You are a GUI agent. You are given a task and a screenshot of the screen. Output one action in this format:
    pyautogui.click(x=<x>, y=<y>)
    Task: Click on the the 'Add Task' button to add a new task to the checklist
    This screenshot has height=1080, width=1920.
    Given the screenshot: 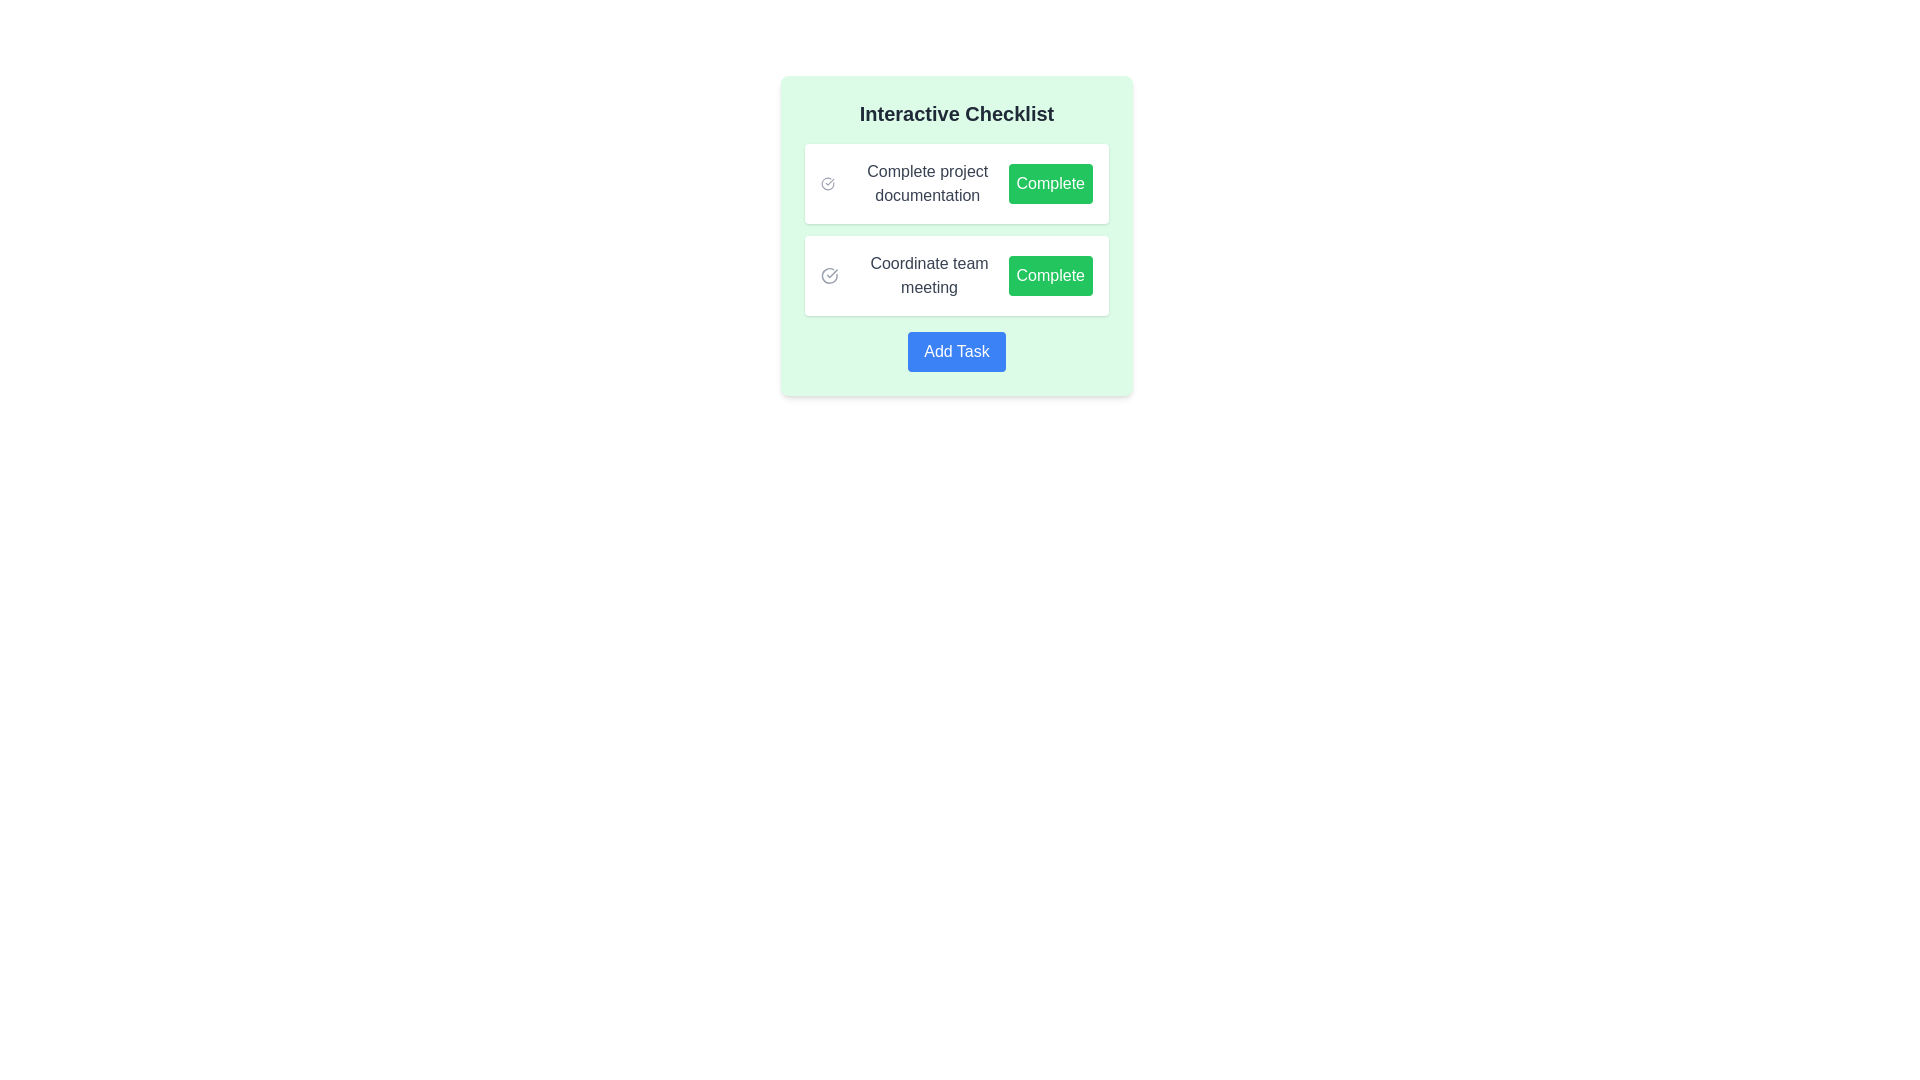 What is the action you would take?
    pyautogui.click(x=955, y=350)
    